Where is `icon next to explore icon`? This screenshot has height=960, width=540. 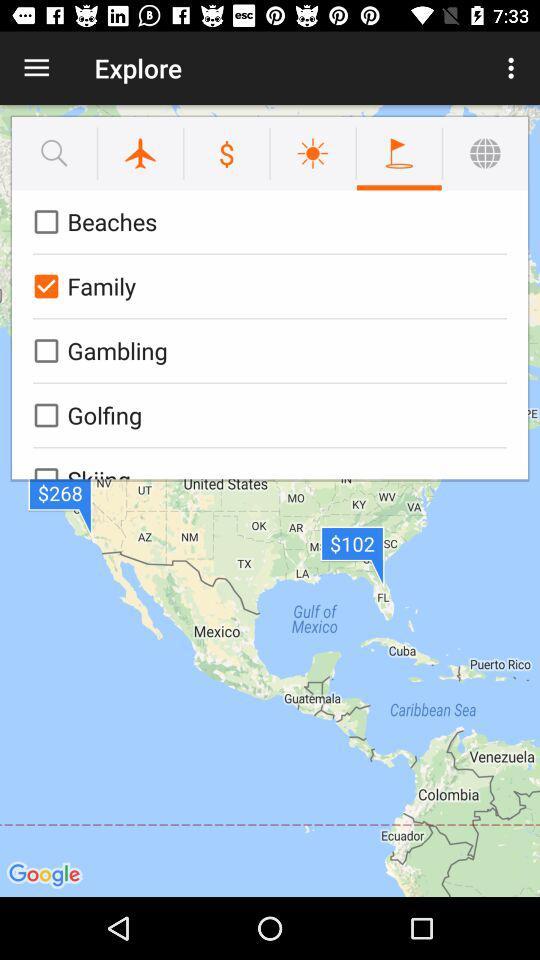
icon next to explore icon is located at coordinates (513, 68).